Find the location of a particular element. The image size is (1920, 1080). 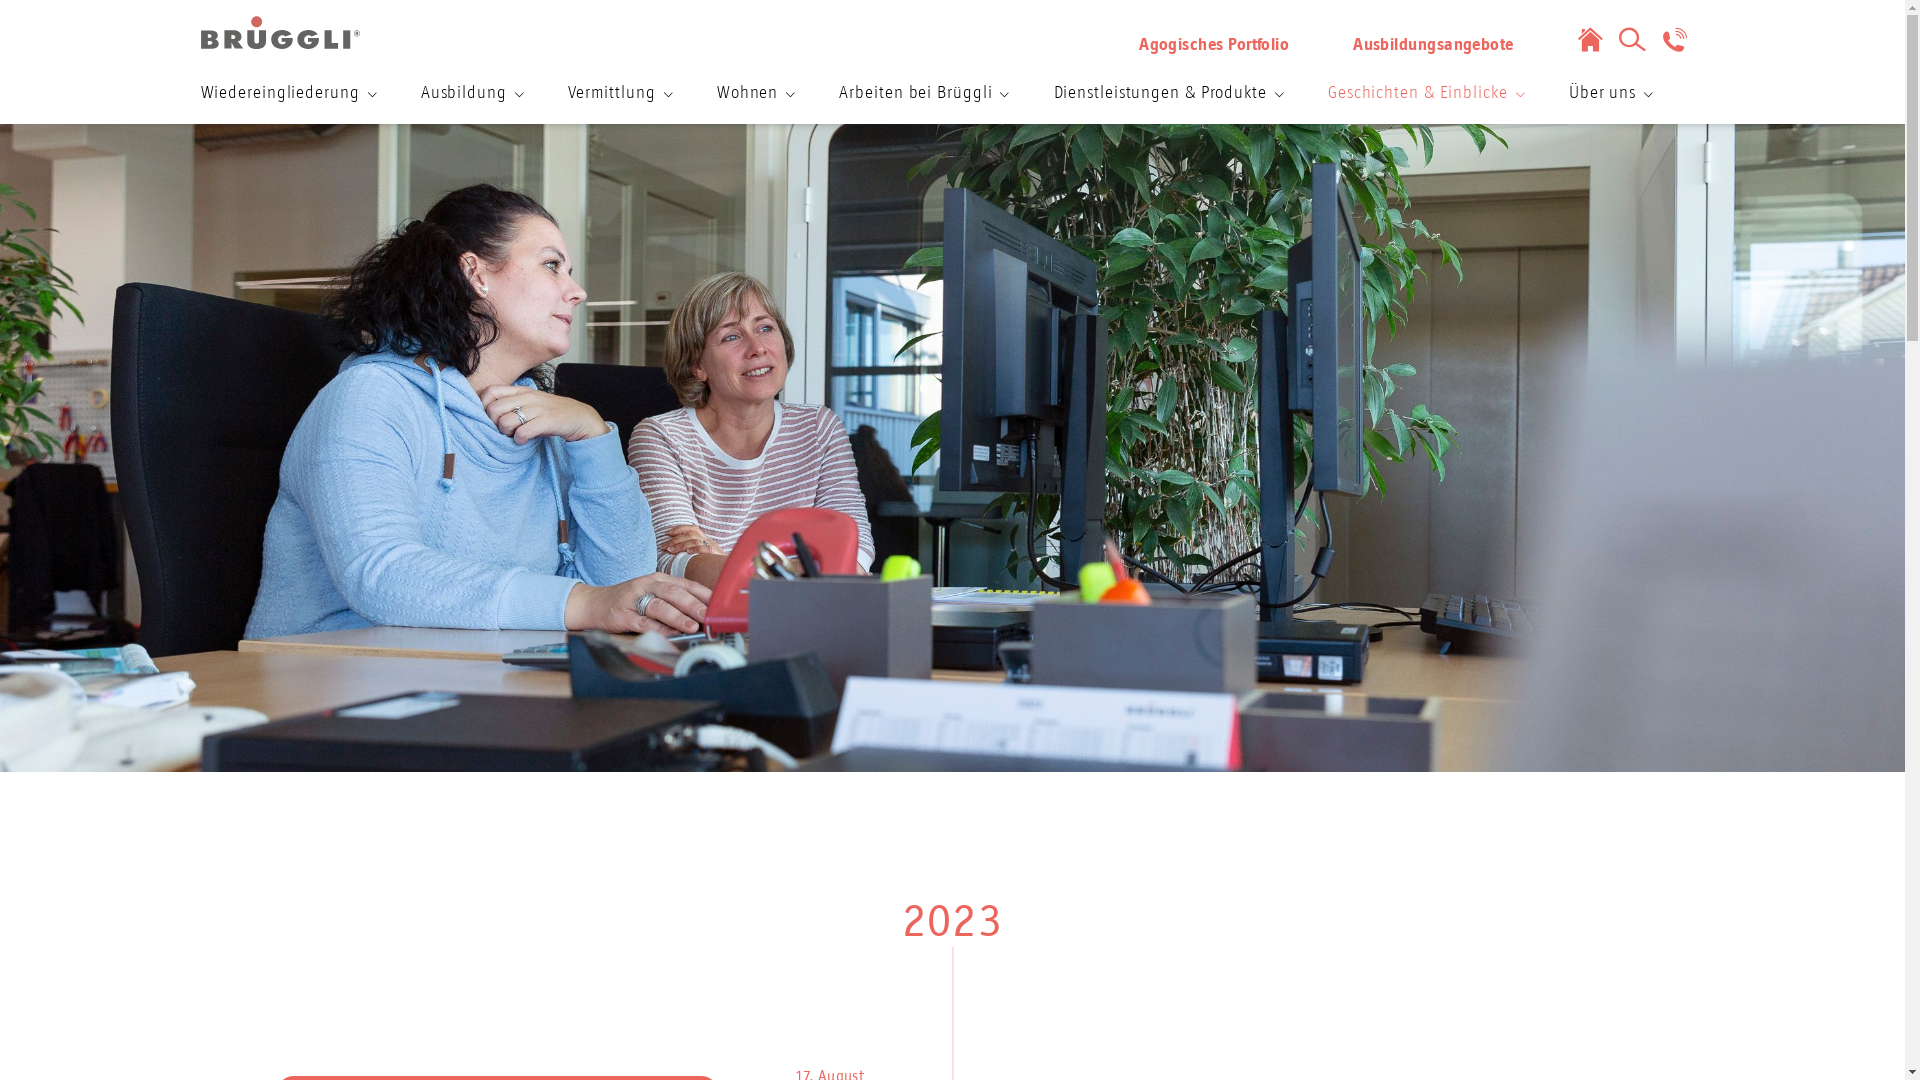

'Geschichten & Einblicke' is located at coordinates (1425, 93).